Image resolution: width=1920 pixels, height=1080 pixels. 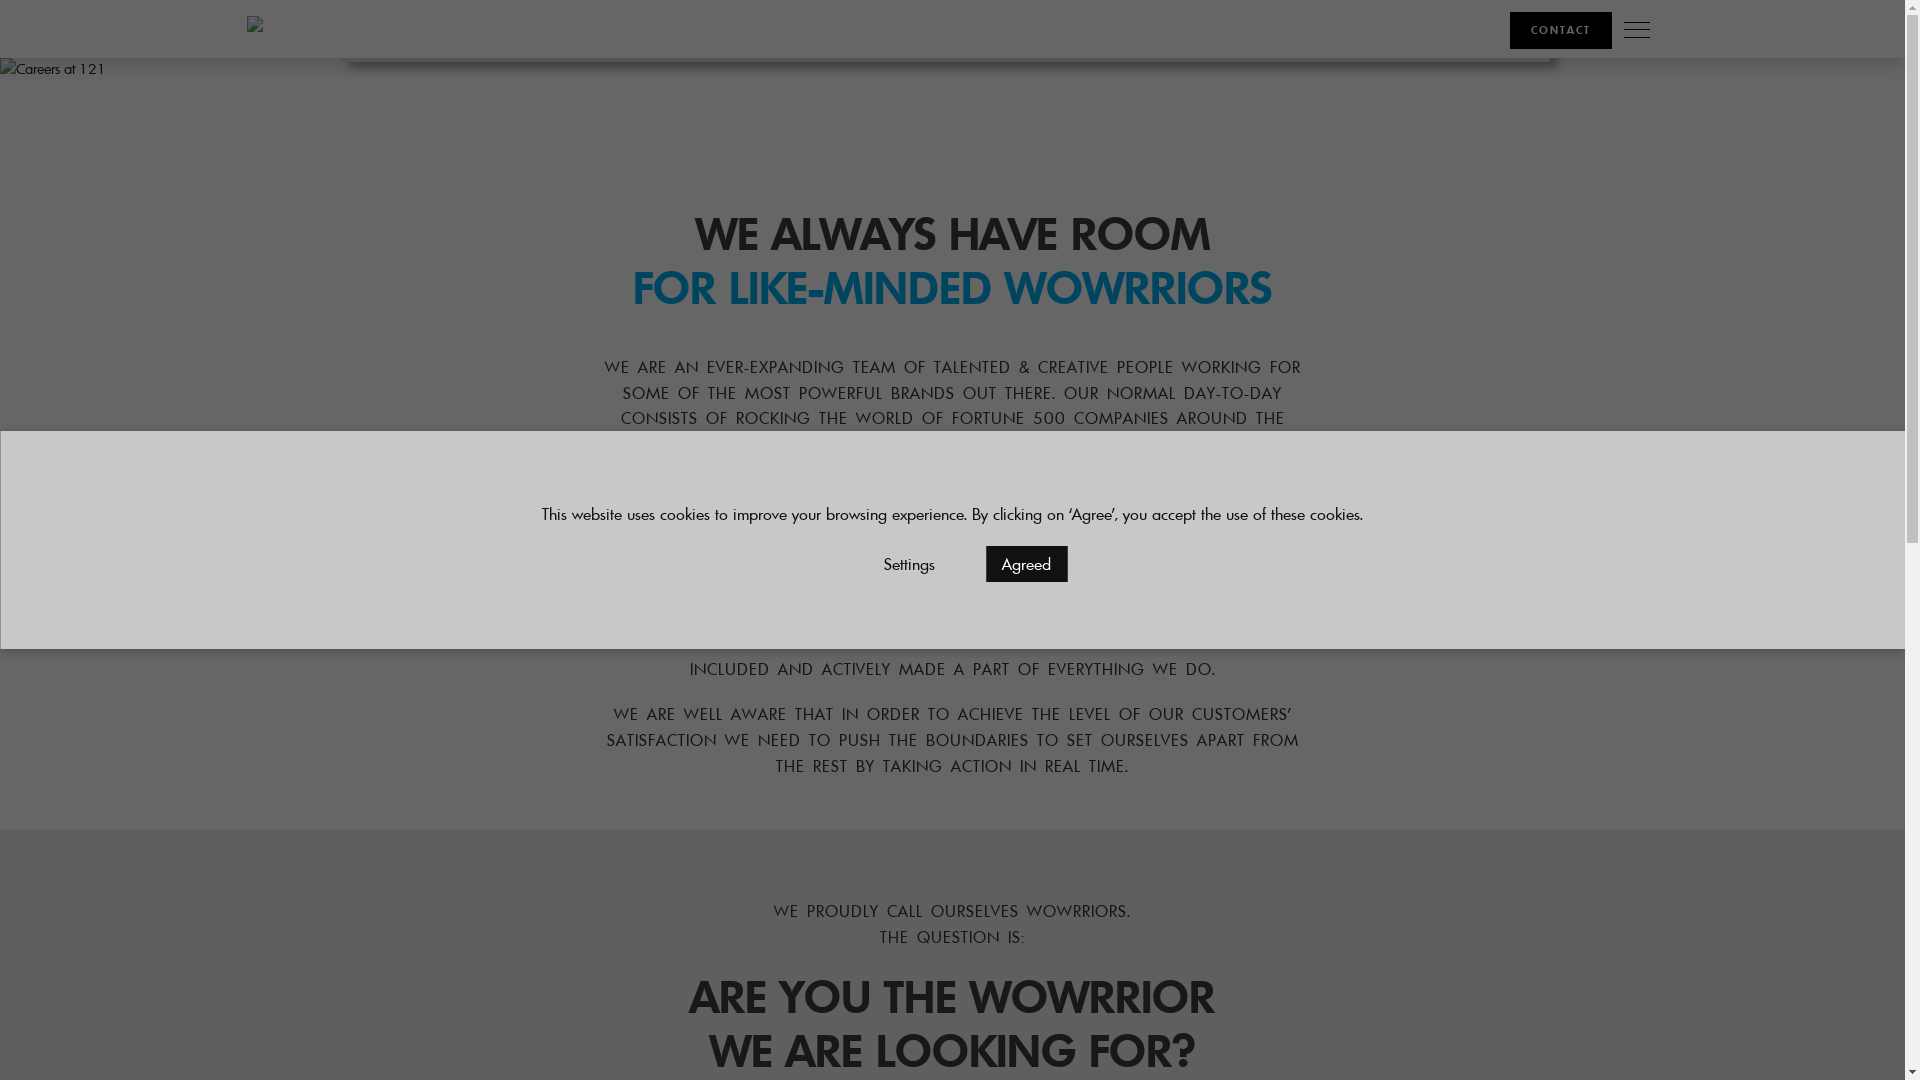 I want to click on 'CONTACT', so click(x=1559, y=30).